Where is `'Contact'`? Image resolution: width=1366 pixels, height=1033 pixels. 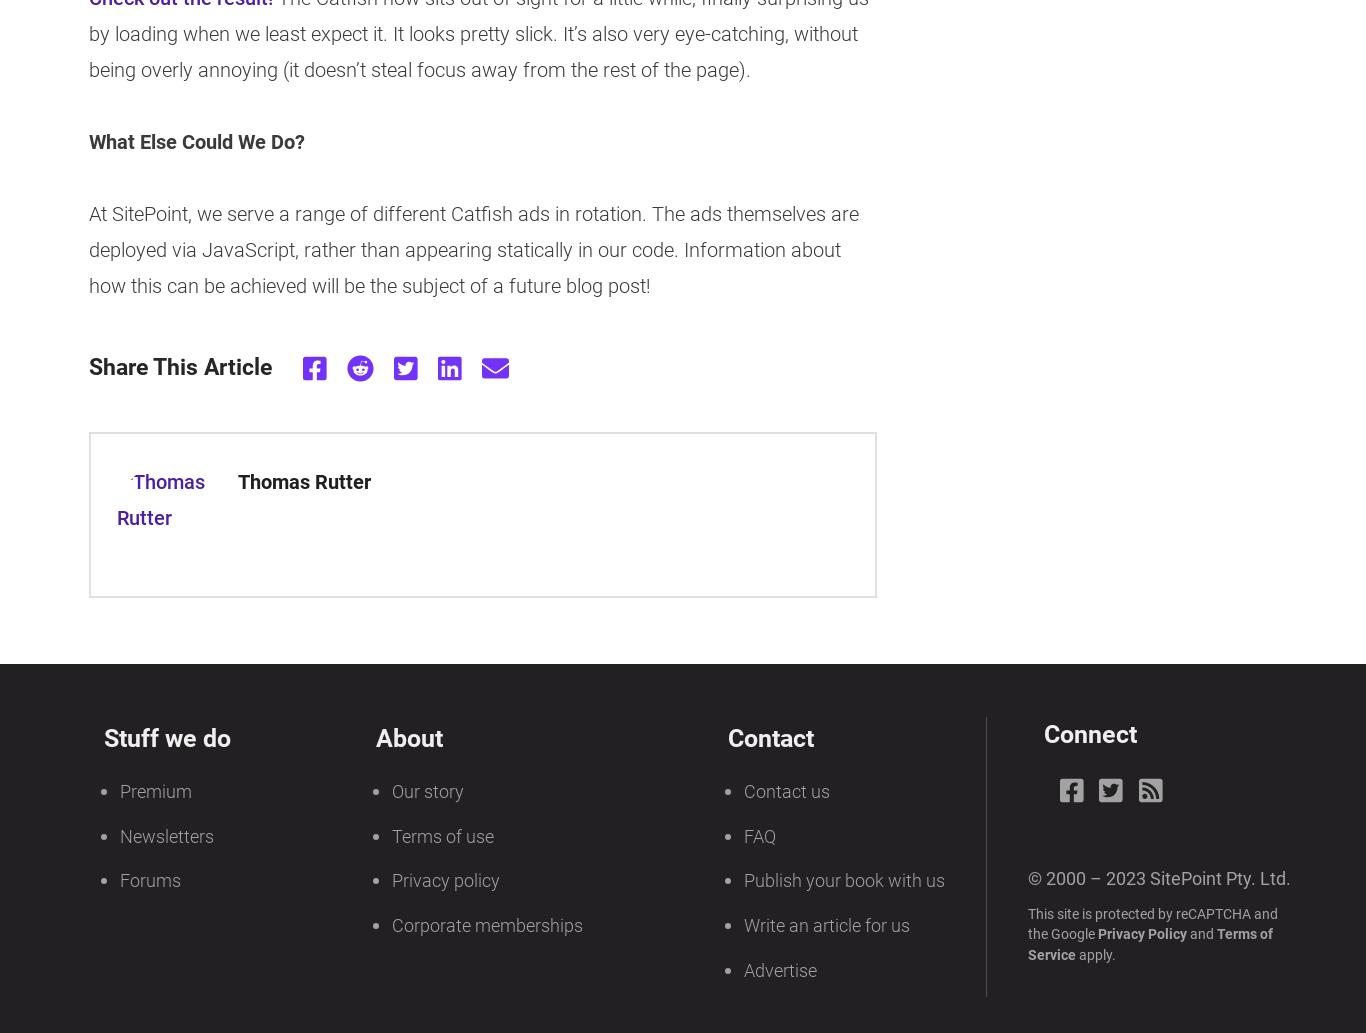
'Contact' is located at coordinates (770, 737).